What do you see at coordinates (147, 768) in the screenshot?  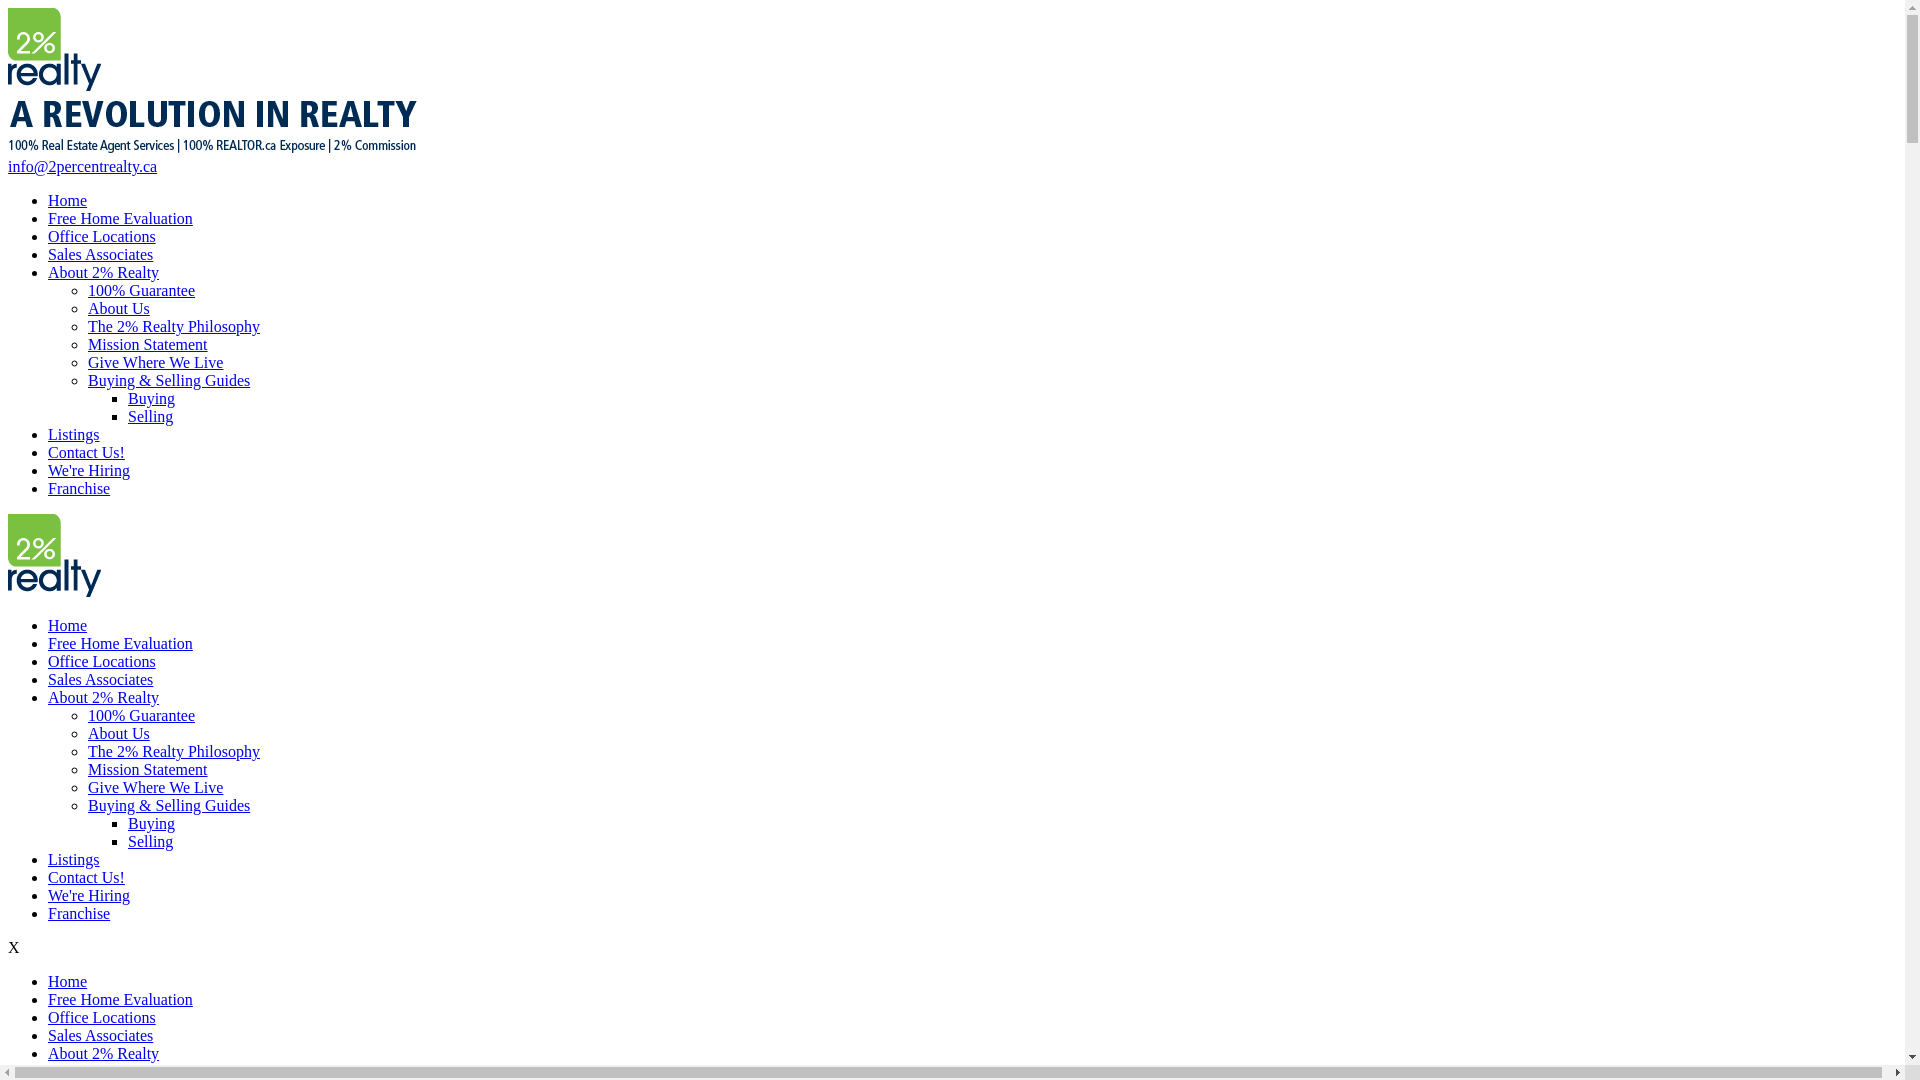 I see `'Mission Statement'` at bounding box center [147, 768].